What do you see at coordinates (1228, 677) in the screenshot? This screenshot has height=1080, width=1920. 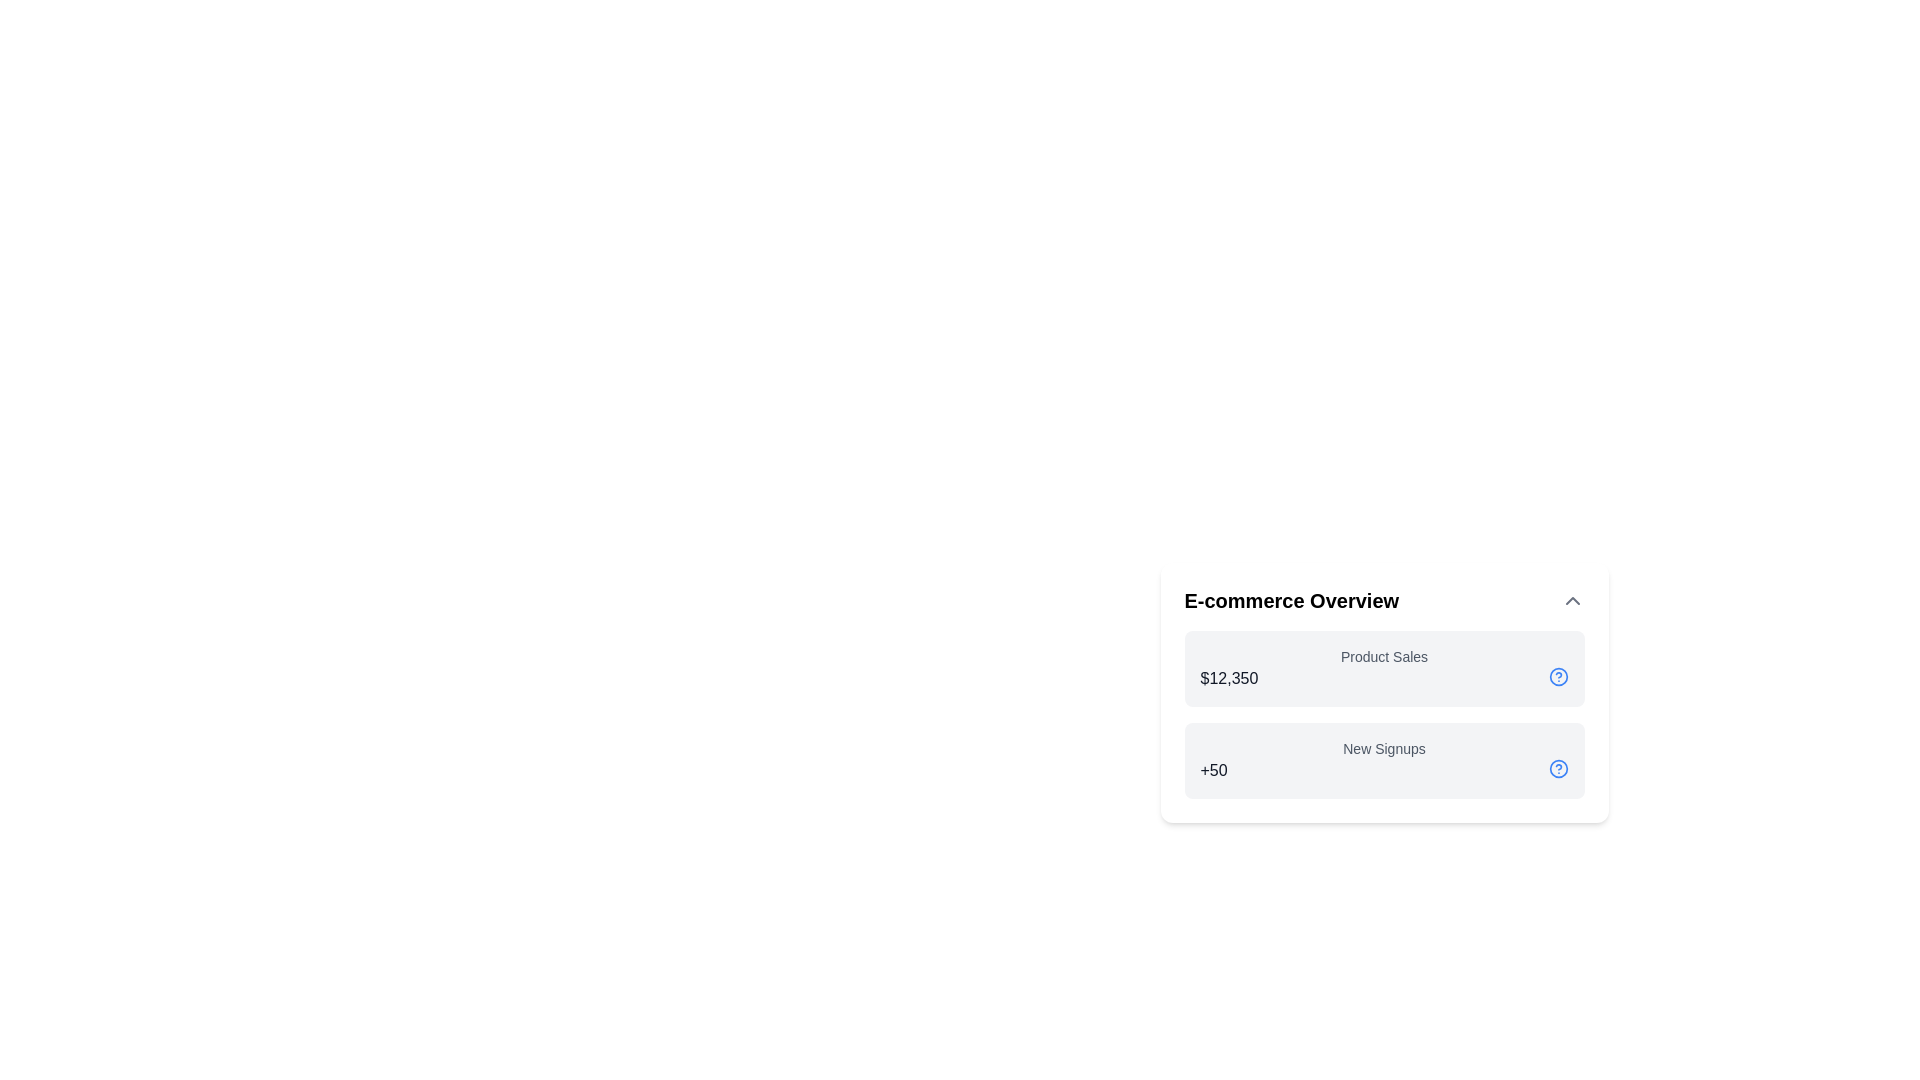 I see `displayed value of the Text Display showing '$12,350' in the 'E-commerce Overview' panel` at bounding box center [1228, 677].